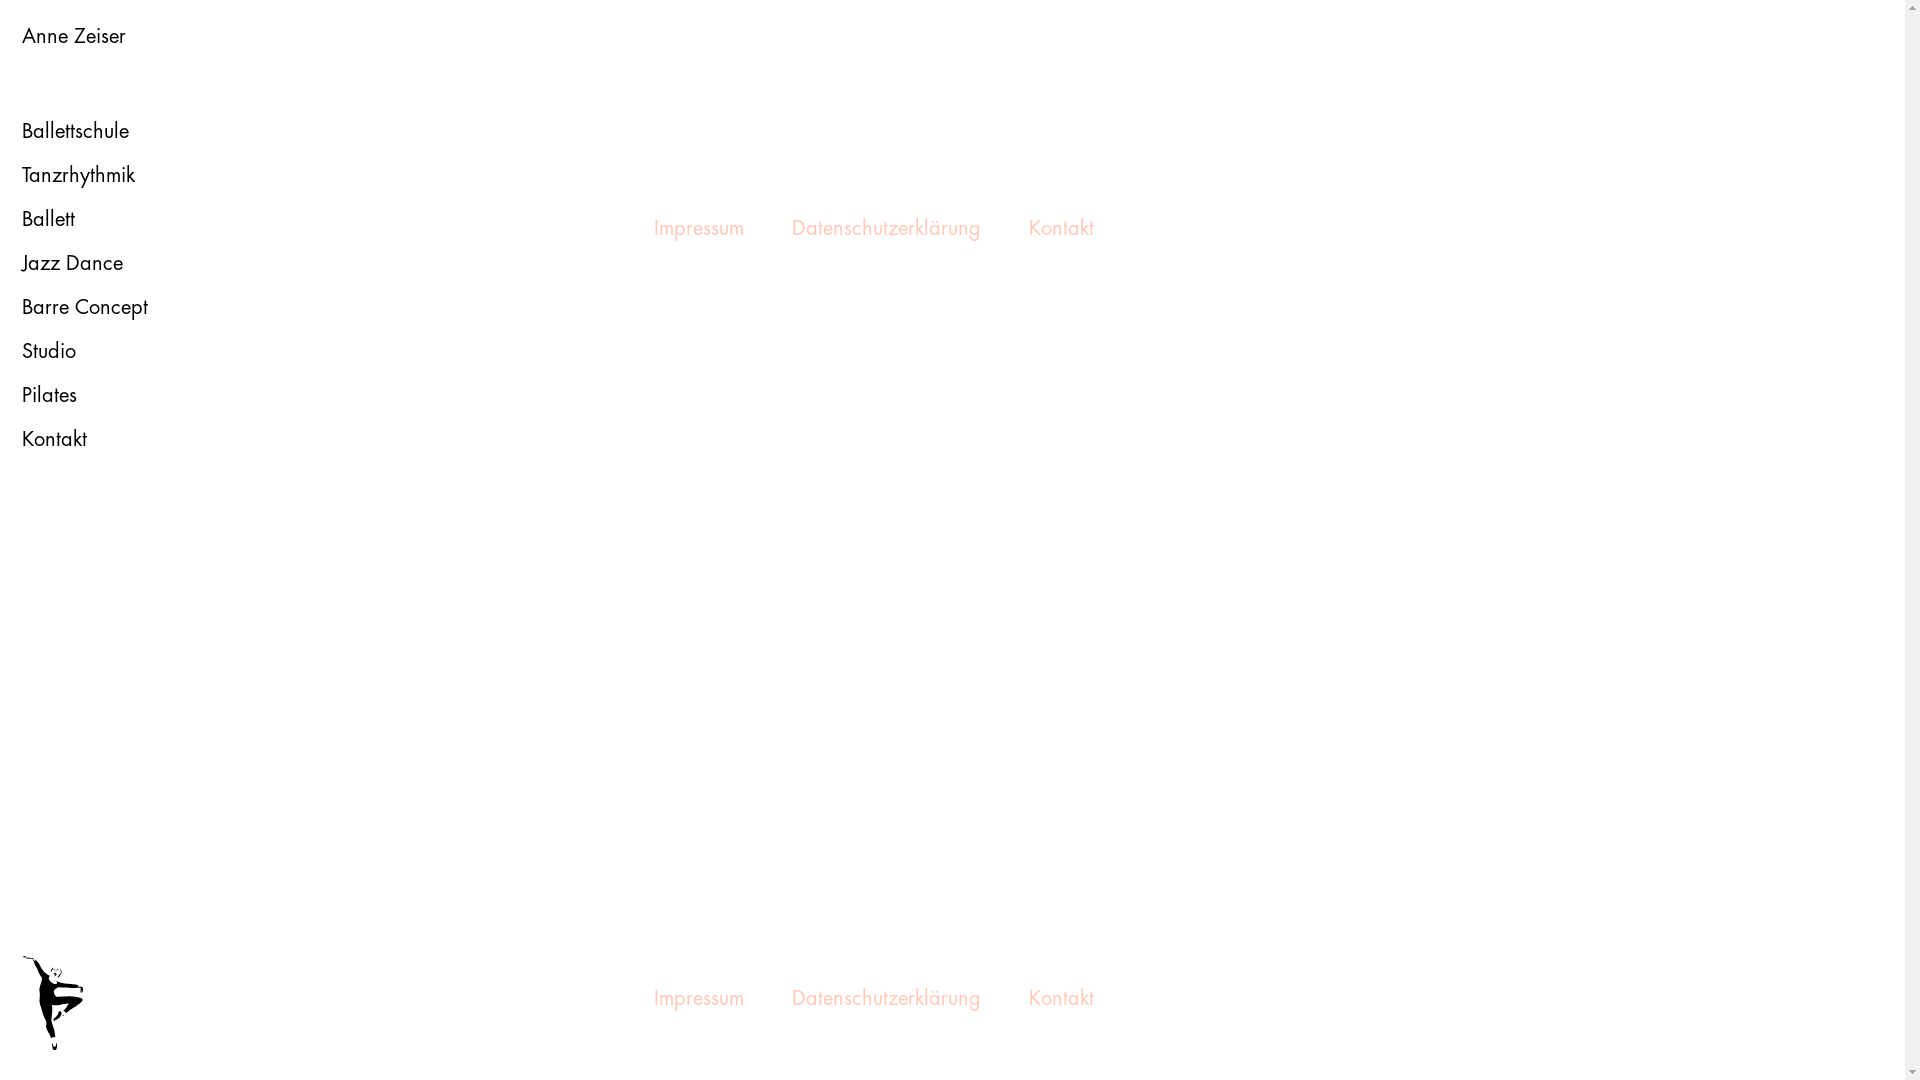  I want to click on 'Kontakt', so click(22, 438).